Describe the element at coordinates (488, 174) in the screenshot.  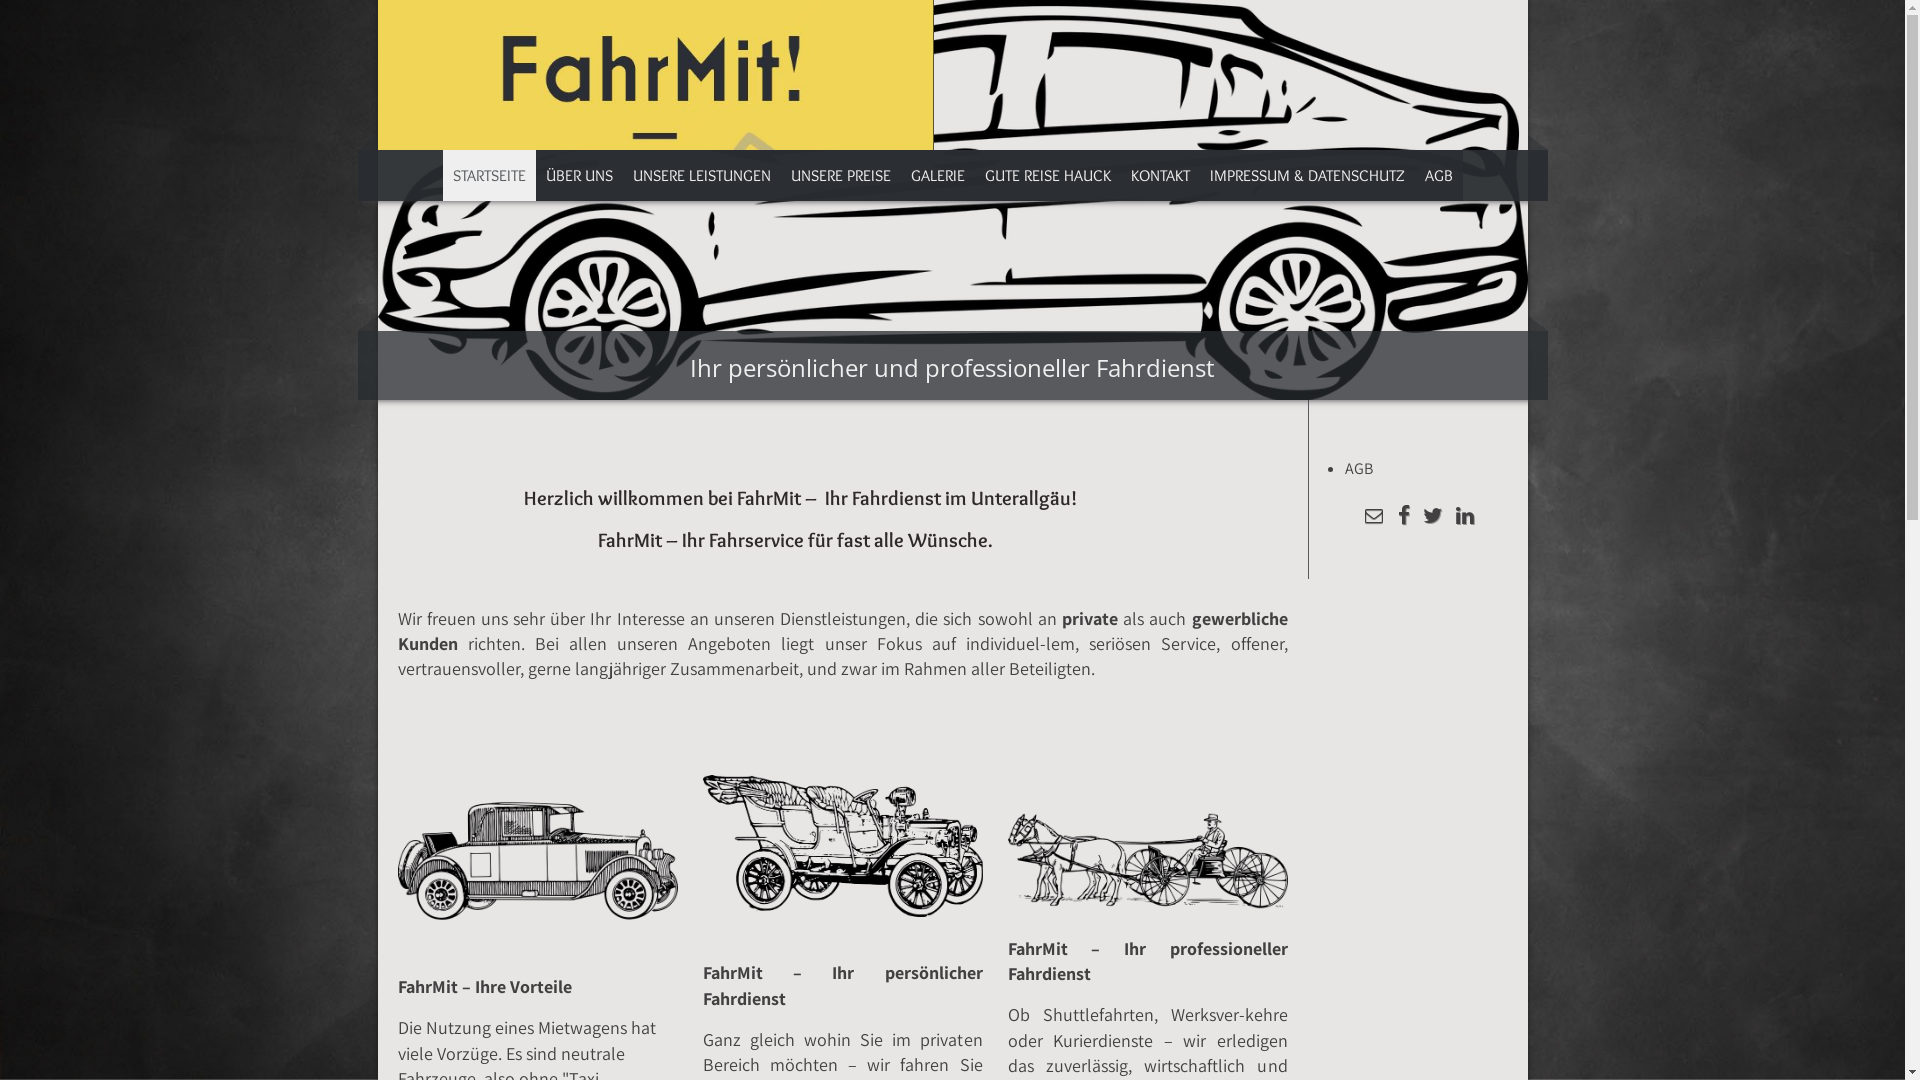
I see `'STARTSEITE'` at that location.